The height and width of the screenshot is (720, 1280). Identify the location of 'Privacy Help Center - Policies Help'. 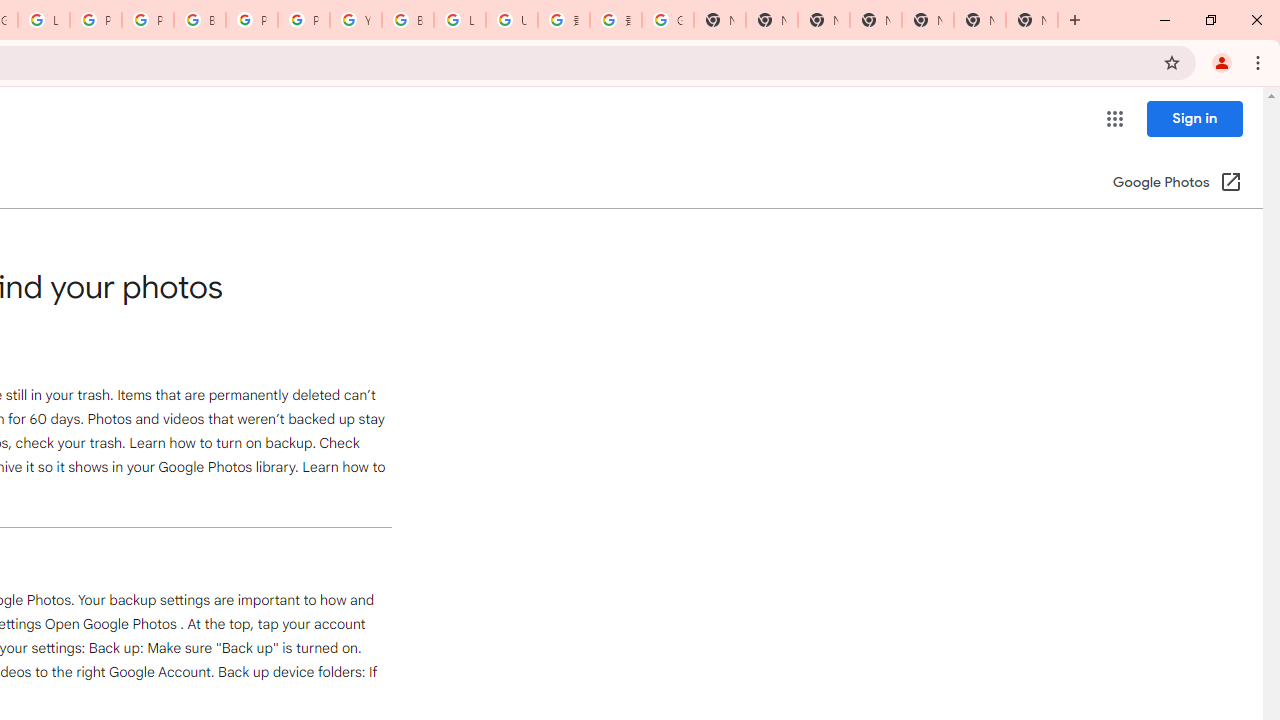
(95, 20).